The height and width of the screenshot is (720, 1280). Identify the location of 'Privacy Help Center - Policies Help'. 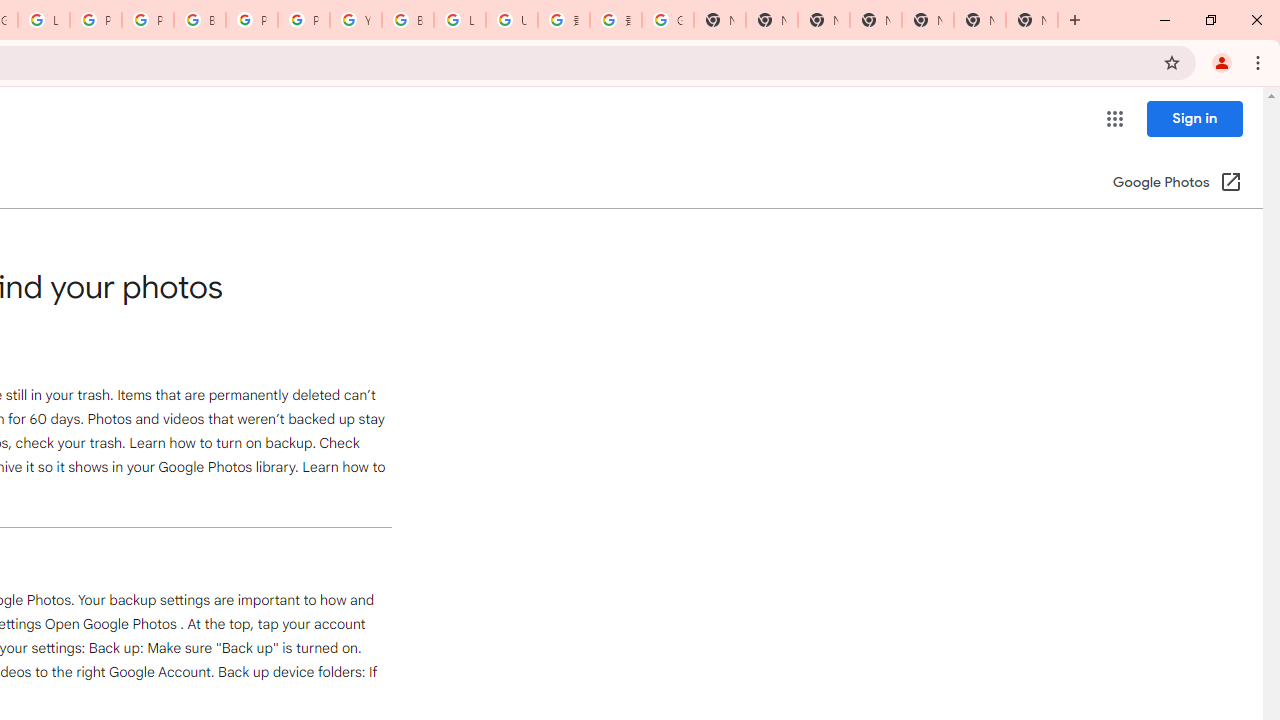
(95, 20).